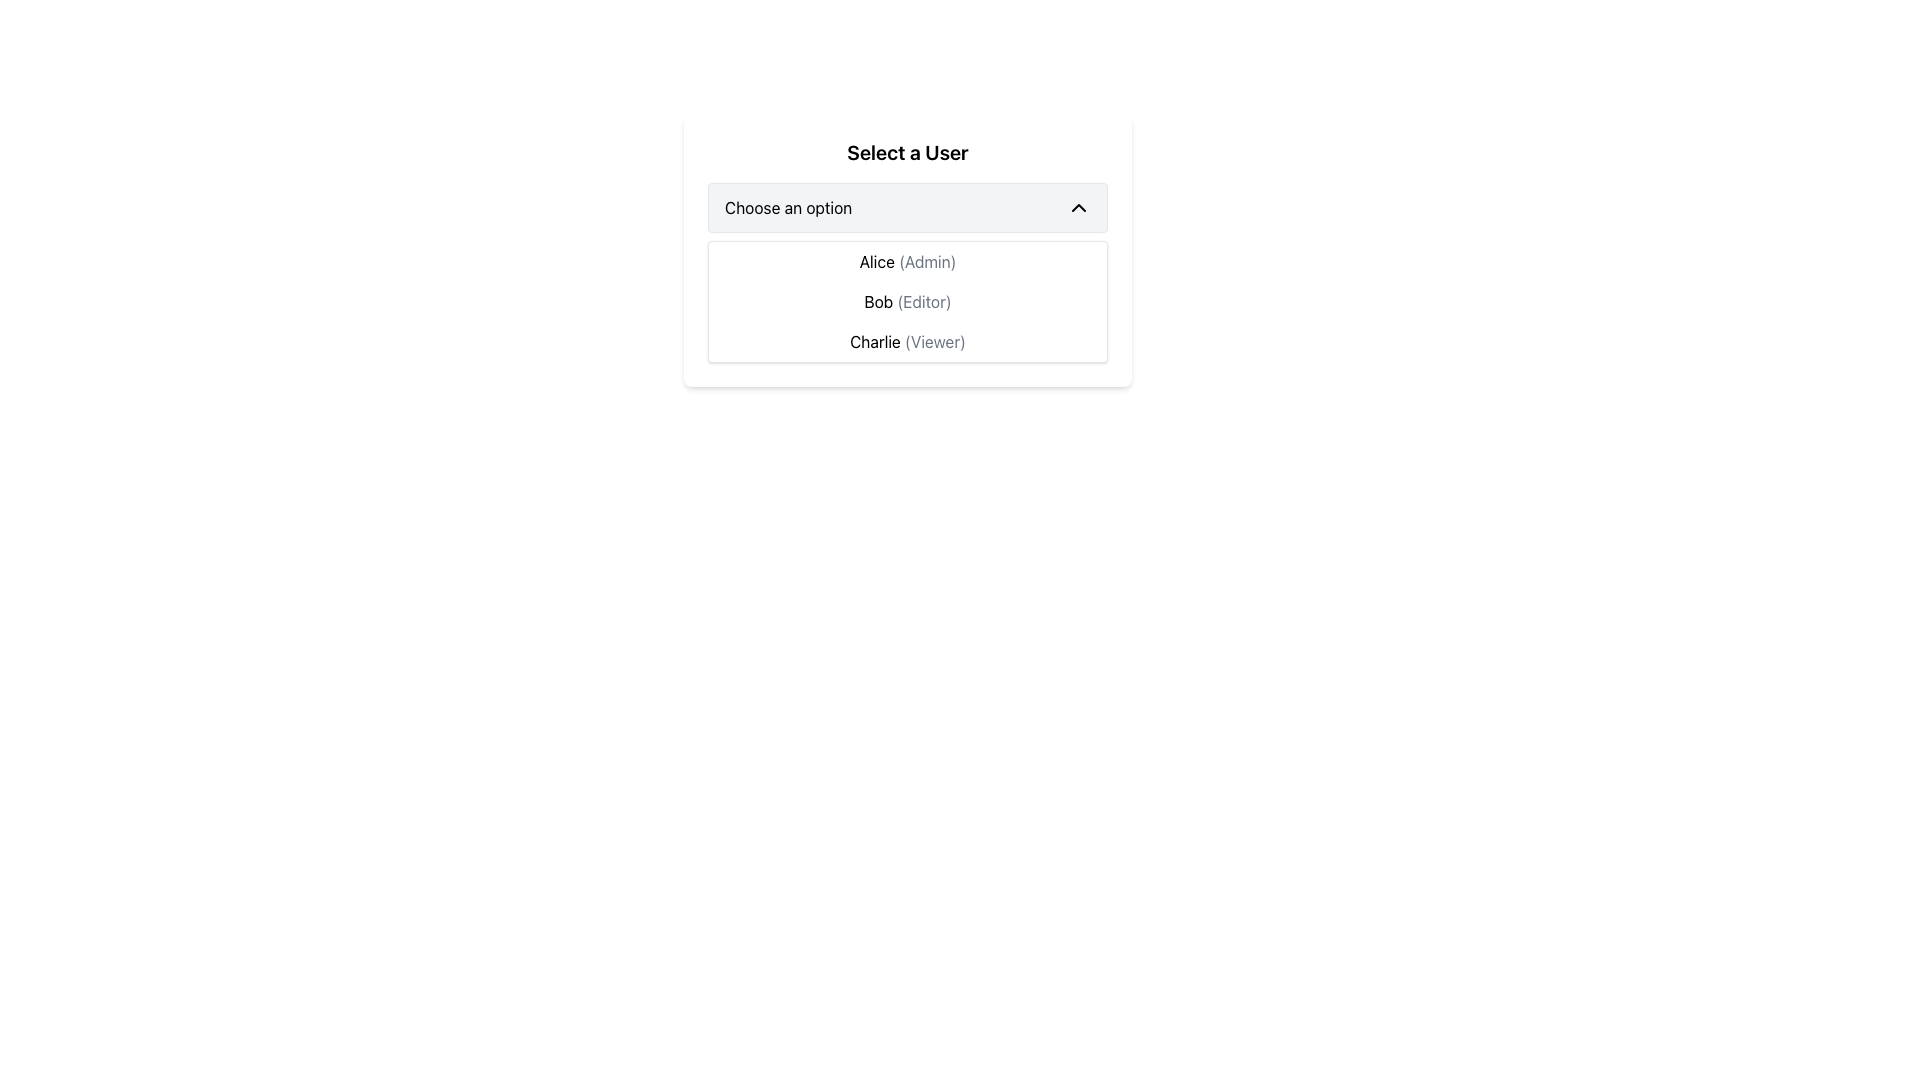 The image size is (1920, 1080). Describe the element at coordinates (906, 341) in the screenshot. I see `the dropdown list item for user 'Charlie (Viewer)' to activate it` at that location.